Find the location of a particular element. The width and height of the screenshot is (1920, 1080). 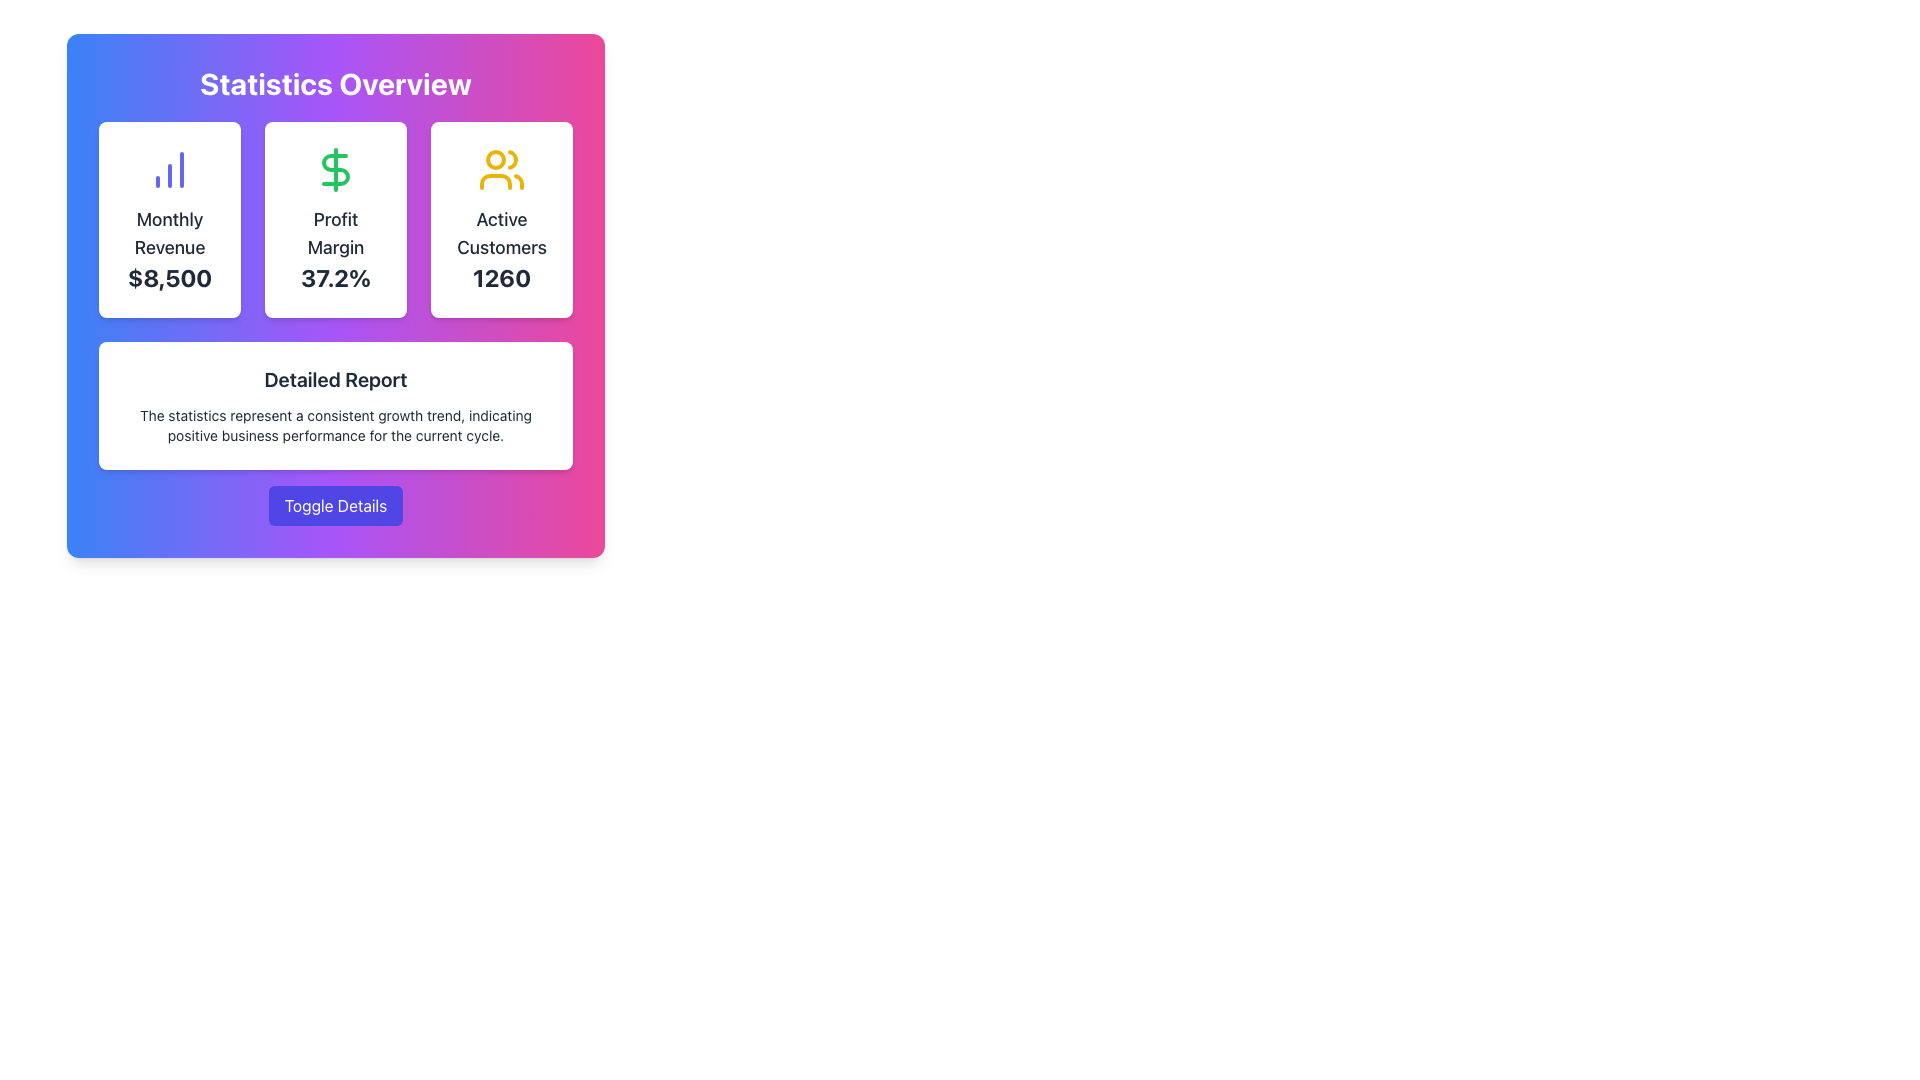

the bold-styled numeric label displaying the number 1260, located below the 'Active Customers' title text within the statistics overview card is located at coordinates (502, 277).